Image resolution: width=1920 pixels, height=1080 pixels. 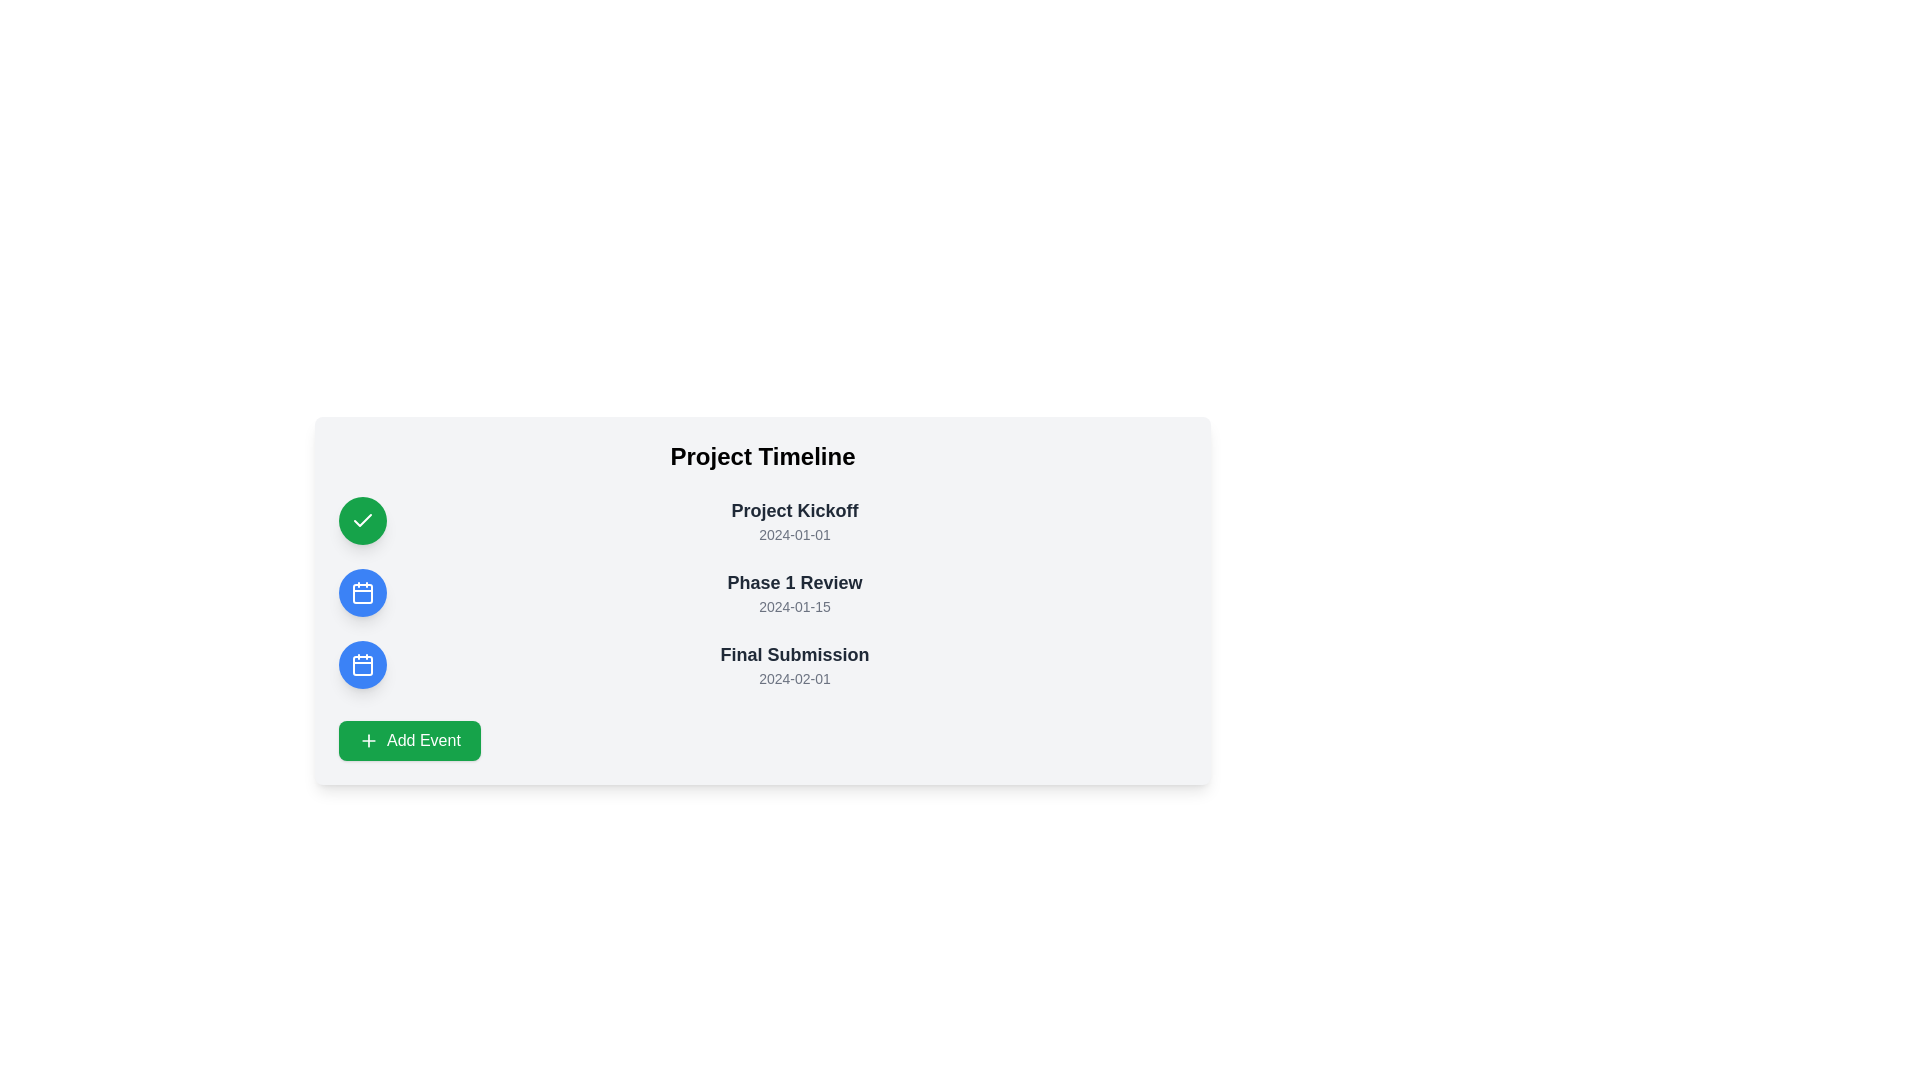 What do you see at coordinates (363, 519) in the screenshot?
I see `the topmost white checkmark icon enclosed within a green circular button on the left side of the interface` at bounding box center [363, 519].